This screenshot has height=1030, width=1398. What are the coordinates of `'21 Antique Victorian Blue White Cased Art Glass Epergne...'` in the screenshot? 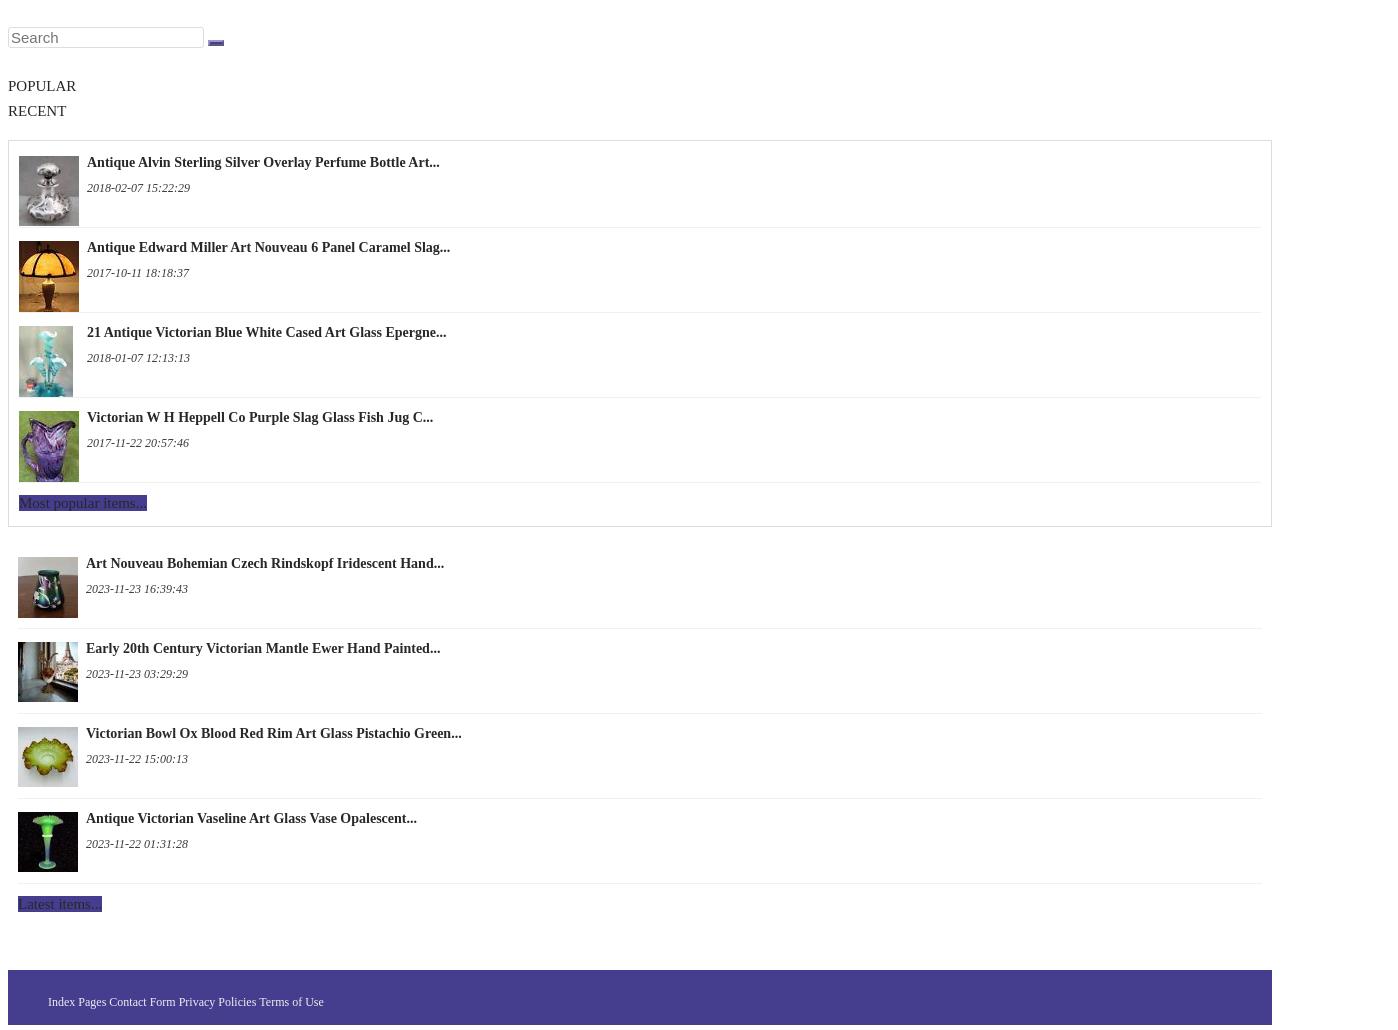 It's located at (266, 330).